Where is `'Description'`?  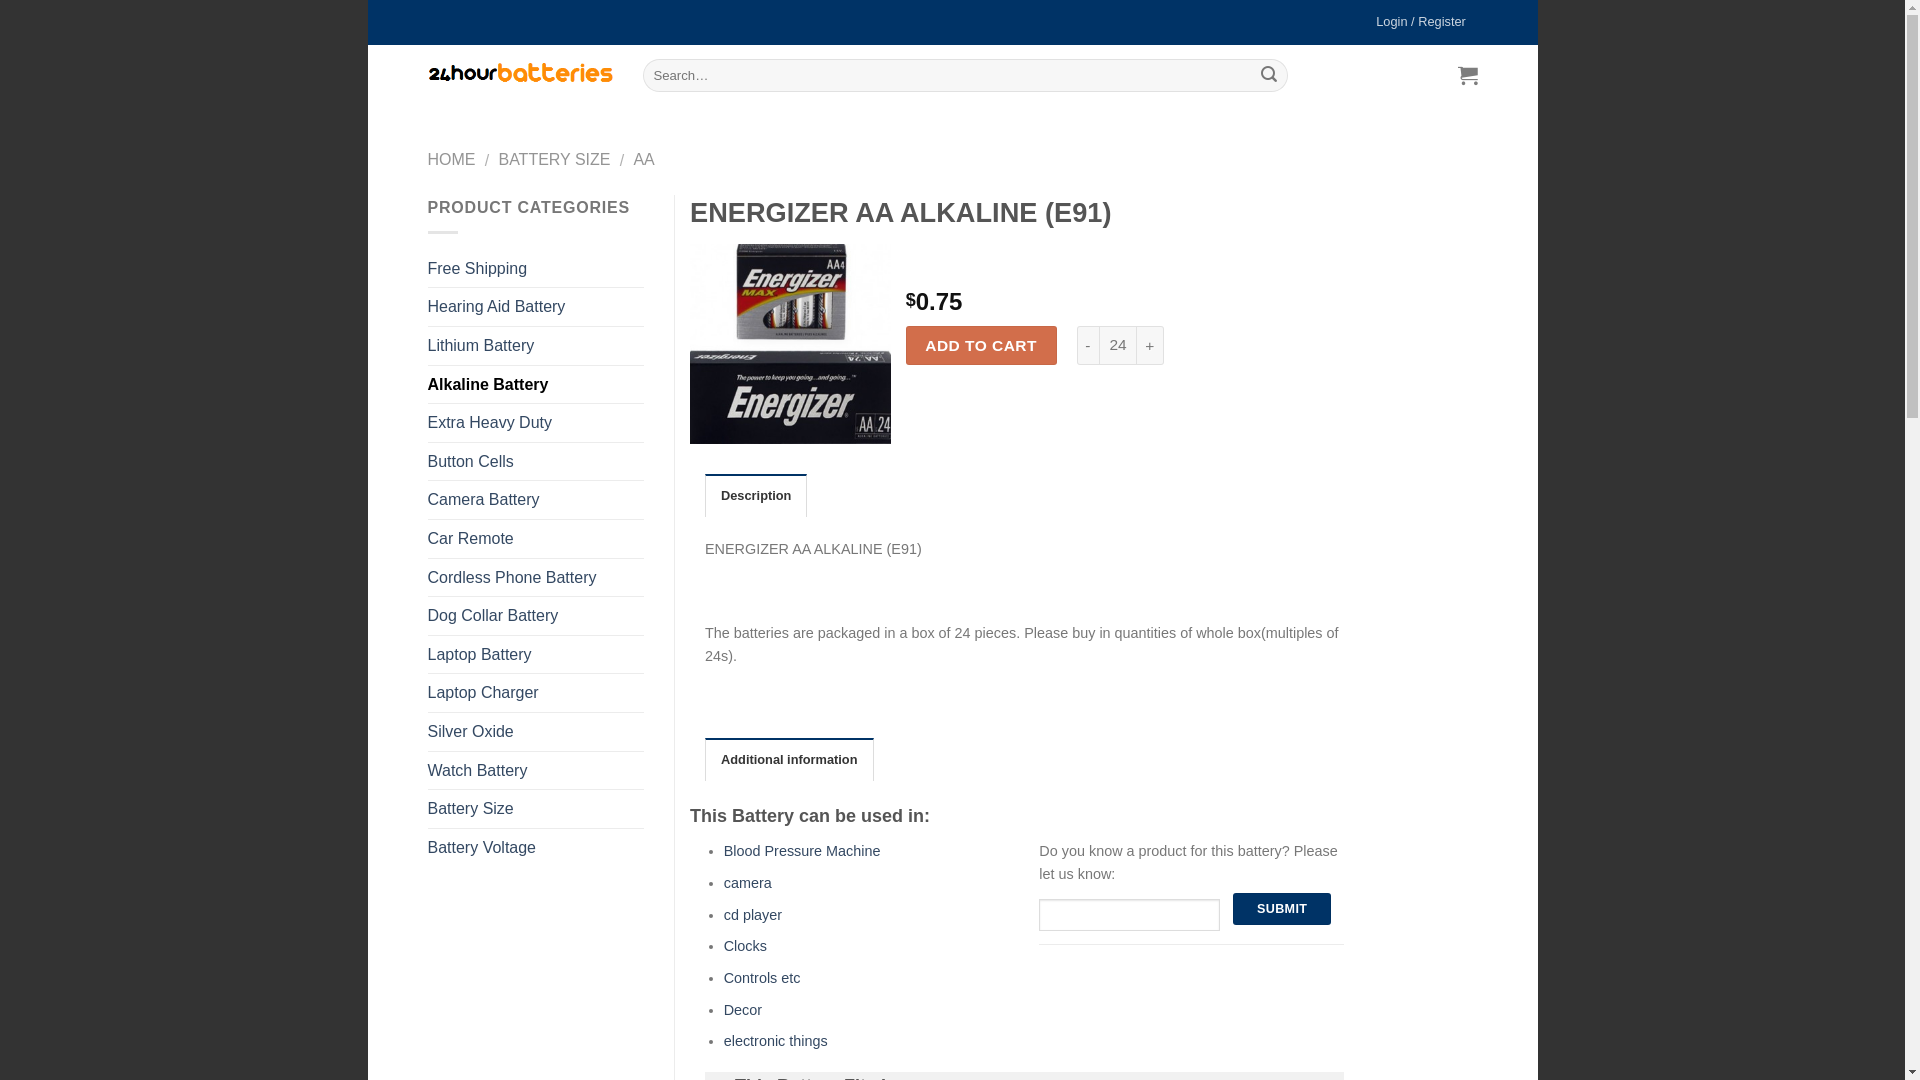
'Description' is located at coordinates (705, 494).